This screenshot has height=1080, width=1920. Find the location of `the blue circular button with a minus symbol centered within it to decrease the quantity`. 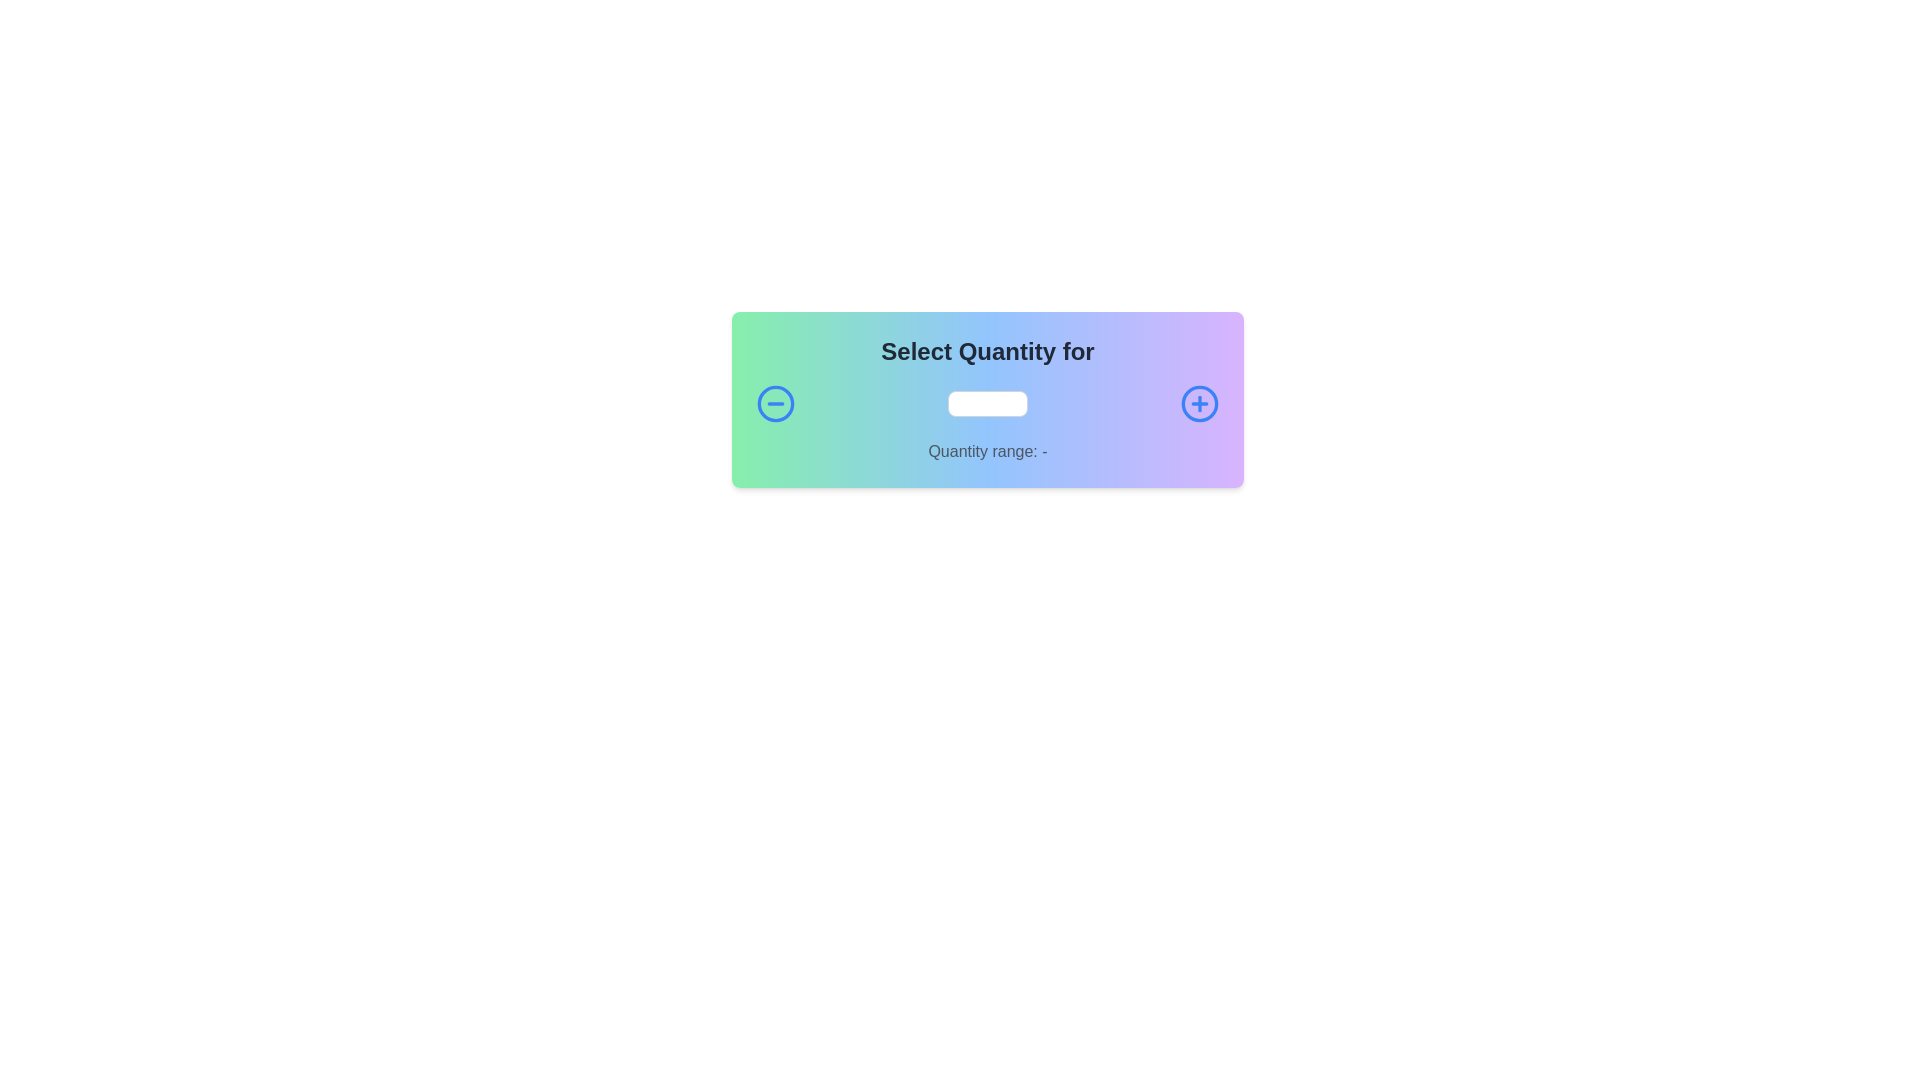

the blue circular button with a minus symbol centered within it to decrease the quantity is located at coordinates (775, 404).